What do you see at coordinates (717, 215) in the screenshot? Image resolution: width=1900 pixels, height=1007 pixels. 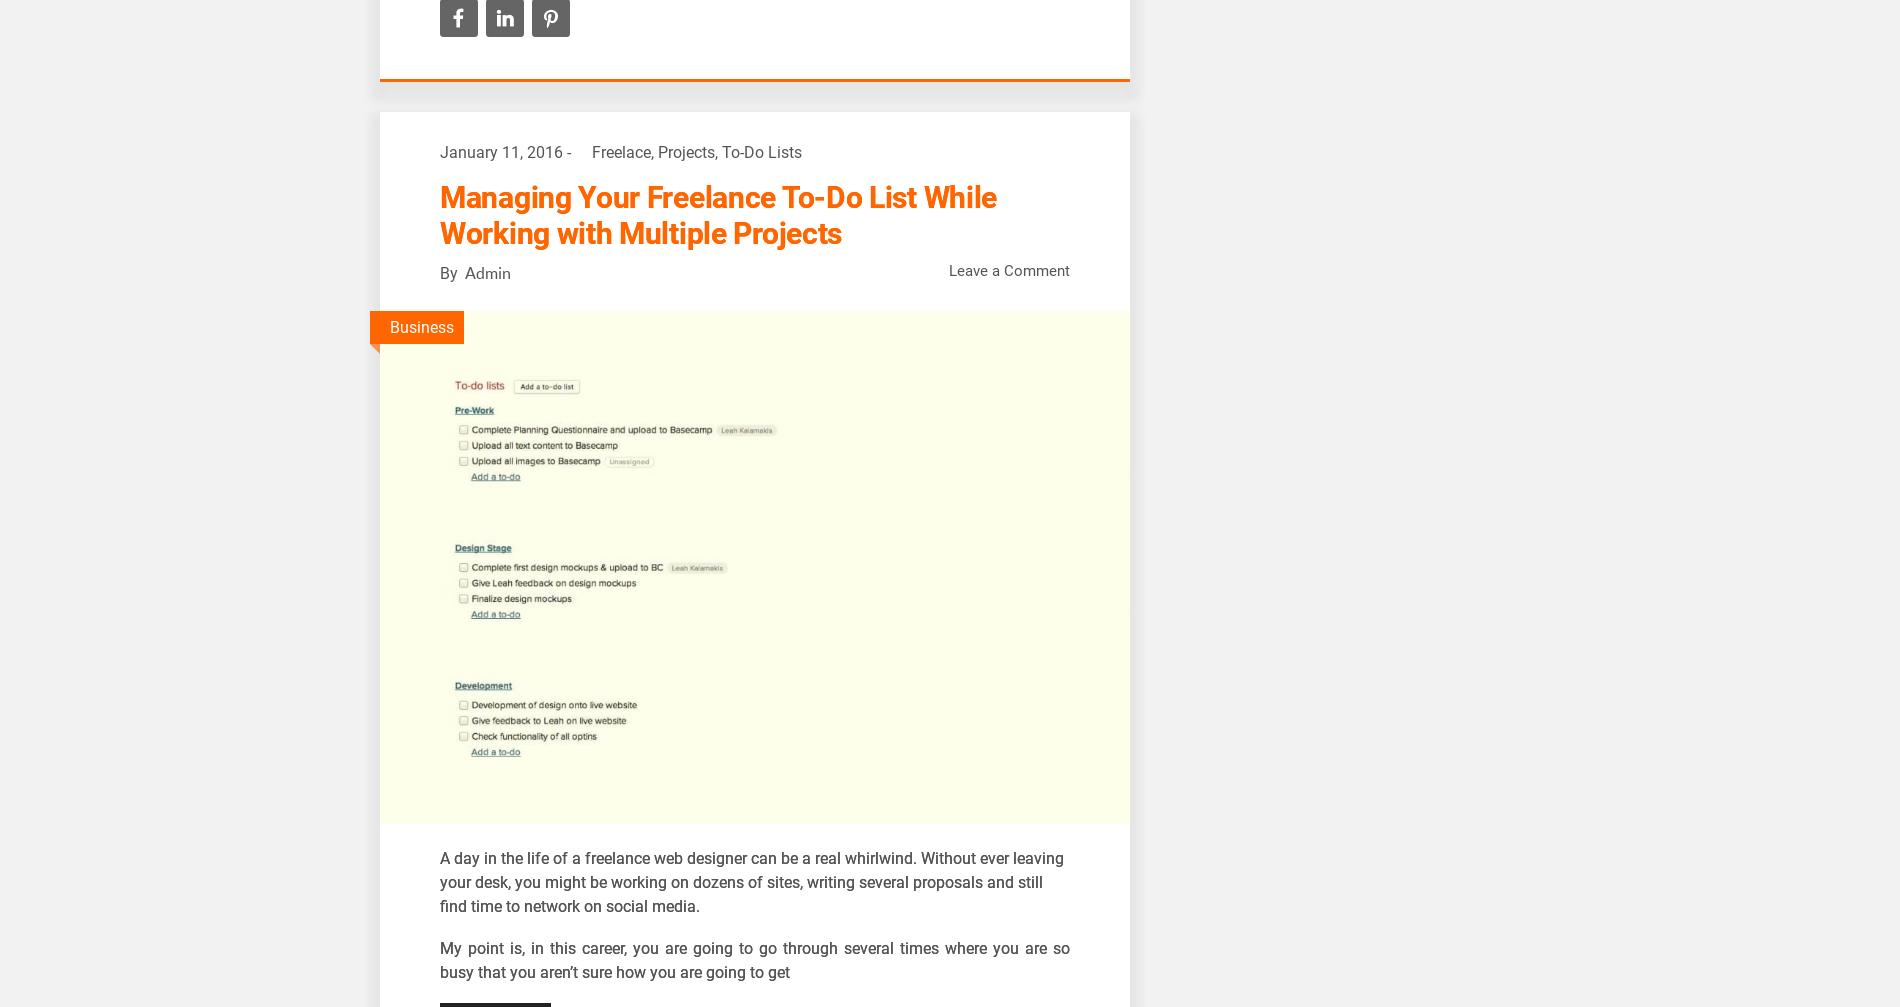 I see `'Managing Your Freelance To-Do List While Working with Multiple Projects'` at bounding box center [717, 215].